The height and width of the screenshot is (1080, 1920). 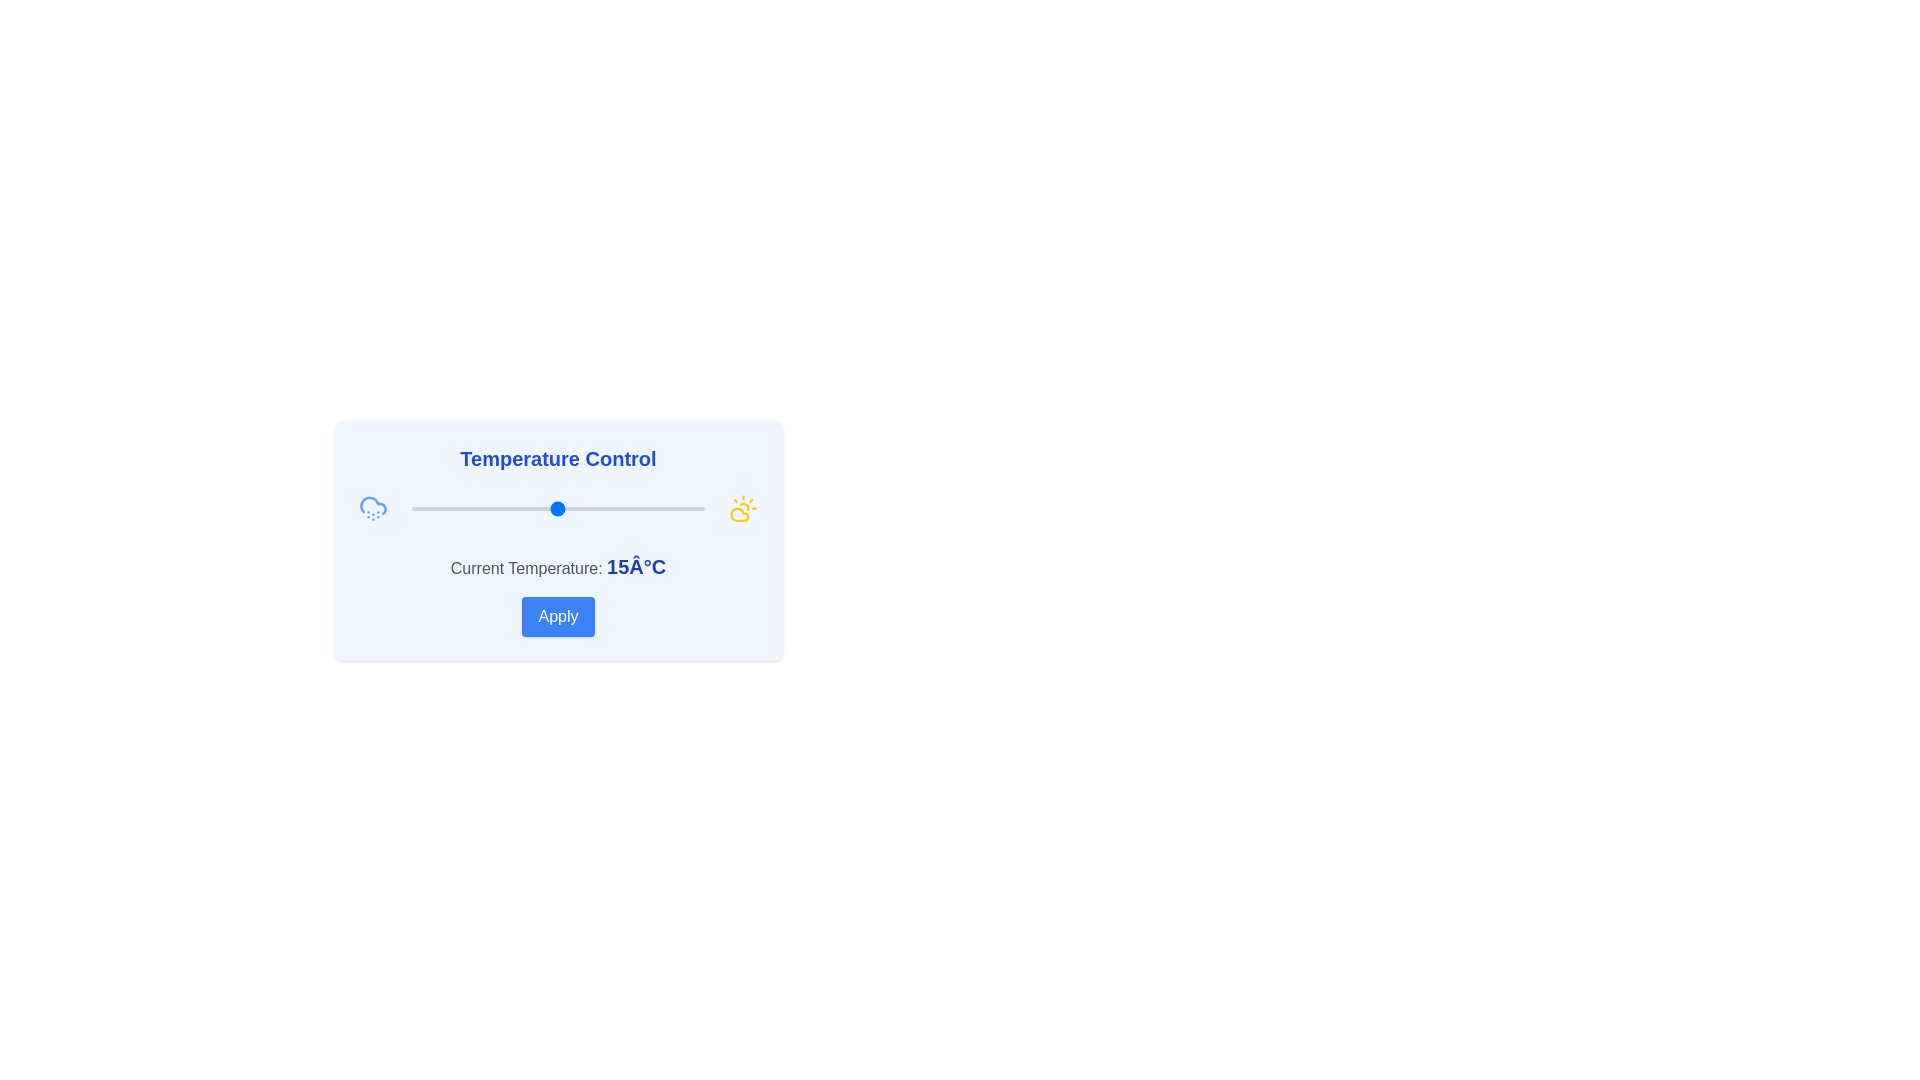 What do you see at coordinates (558, 616) in the screenshot?
I see `Apply button to confirm the selected temperature` at bounding box center [558, 616].